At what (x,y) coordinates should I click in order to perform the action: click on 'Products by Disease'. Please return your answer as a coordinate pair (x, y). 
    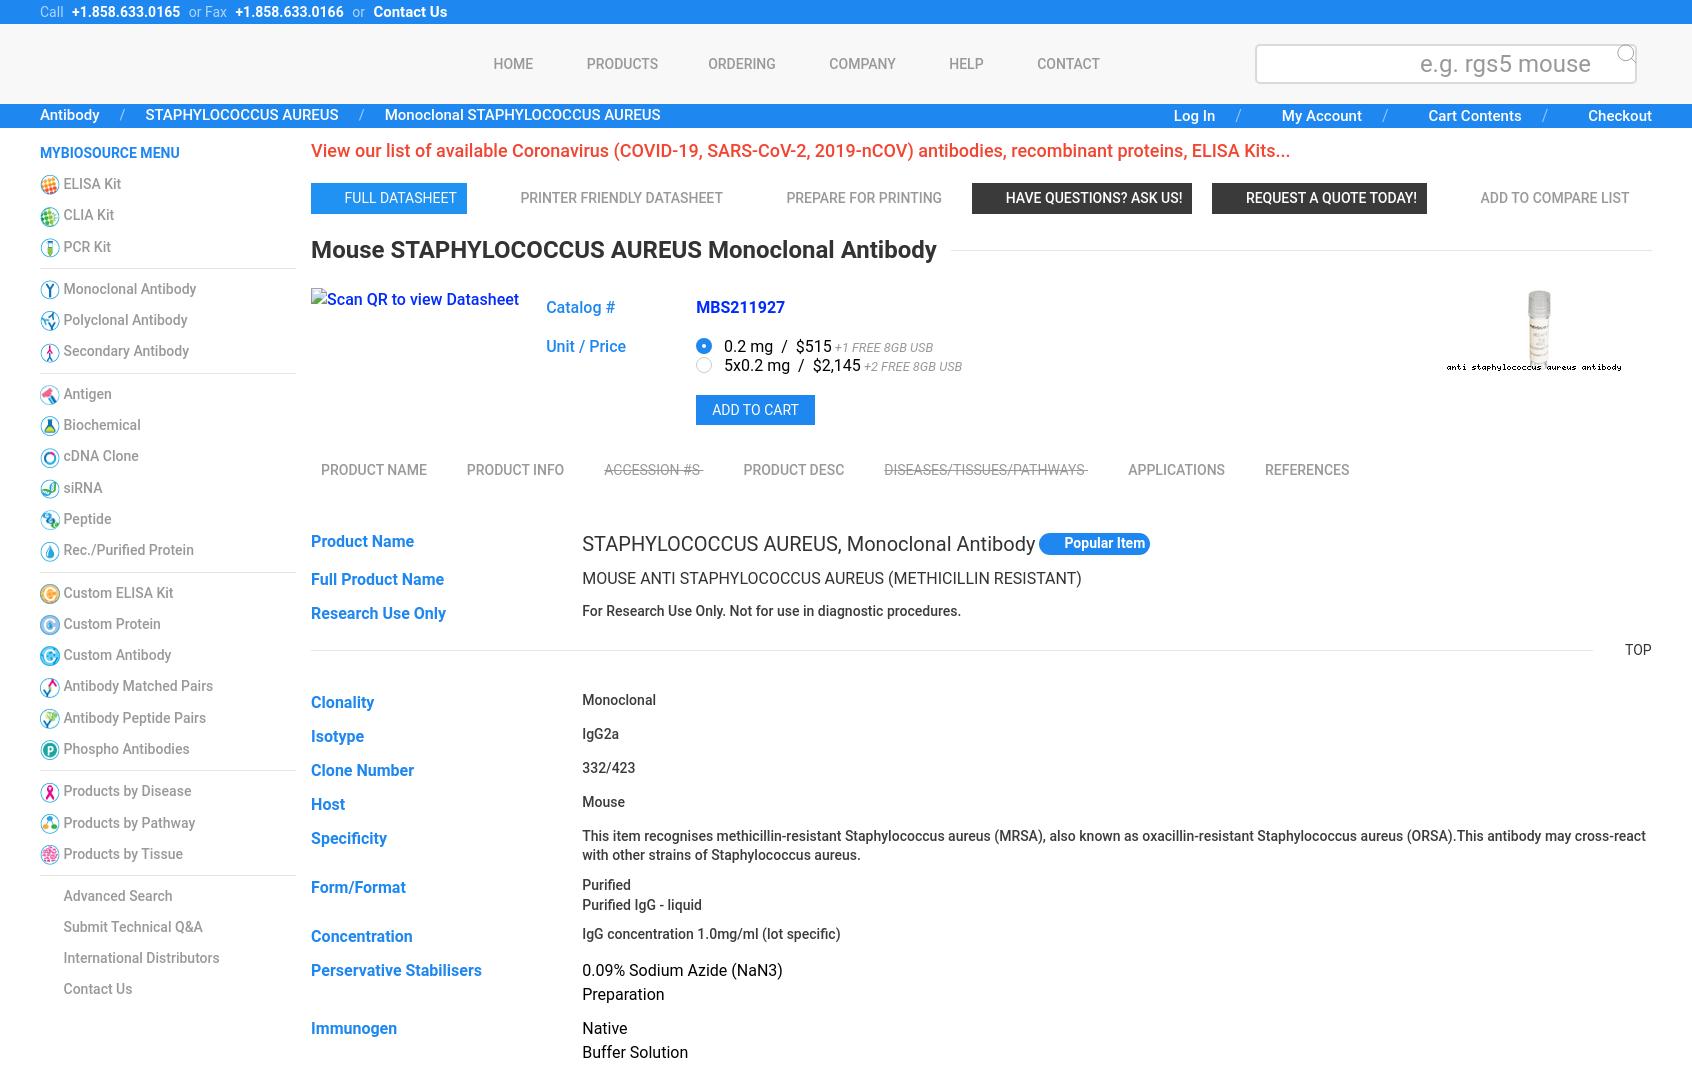
    Looking at the image, I should click on (127, 789).